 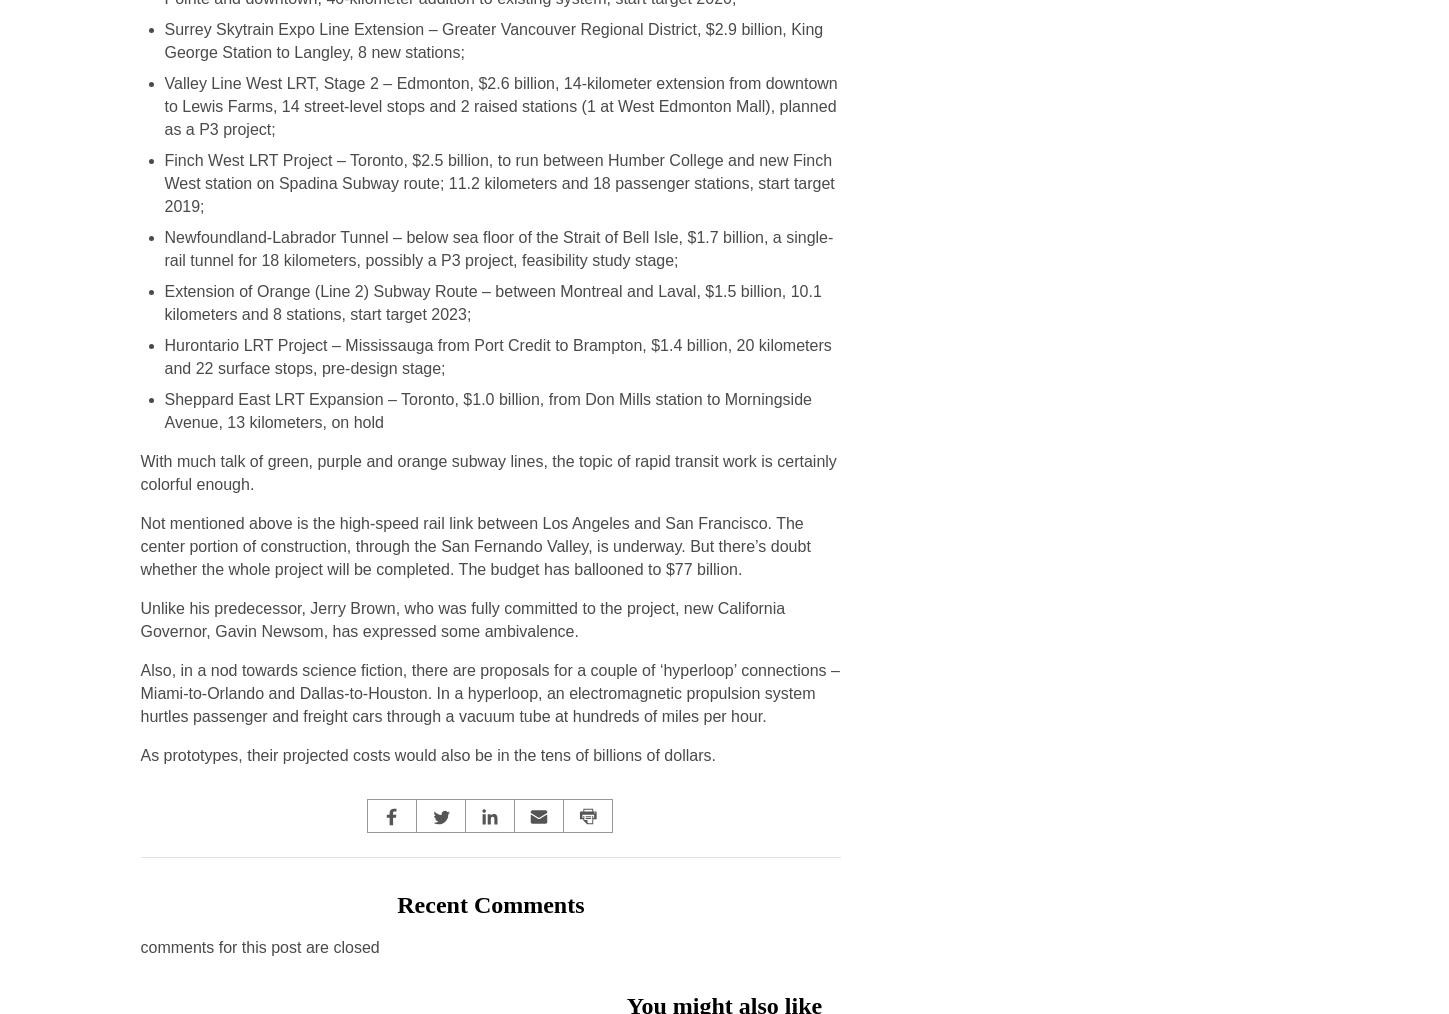 What do you see at coordinates (493, 39) in the screenshot?
I see `'Surrey  Skytrain Expo Line Extension – Greater Vancouver Regional District, $2.9 billion,  King George Station to Langley, 8 new stations;'` at bounding box center [493, 39].